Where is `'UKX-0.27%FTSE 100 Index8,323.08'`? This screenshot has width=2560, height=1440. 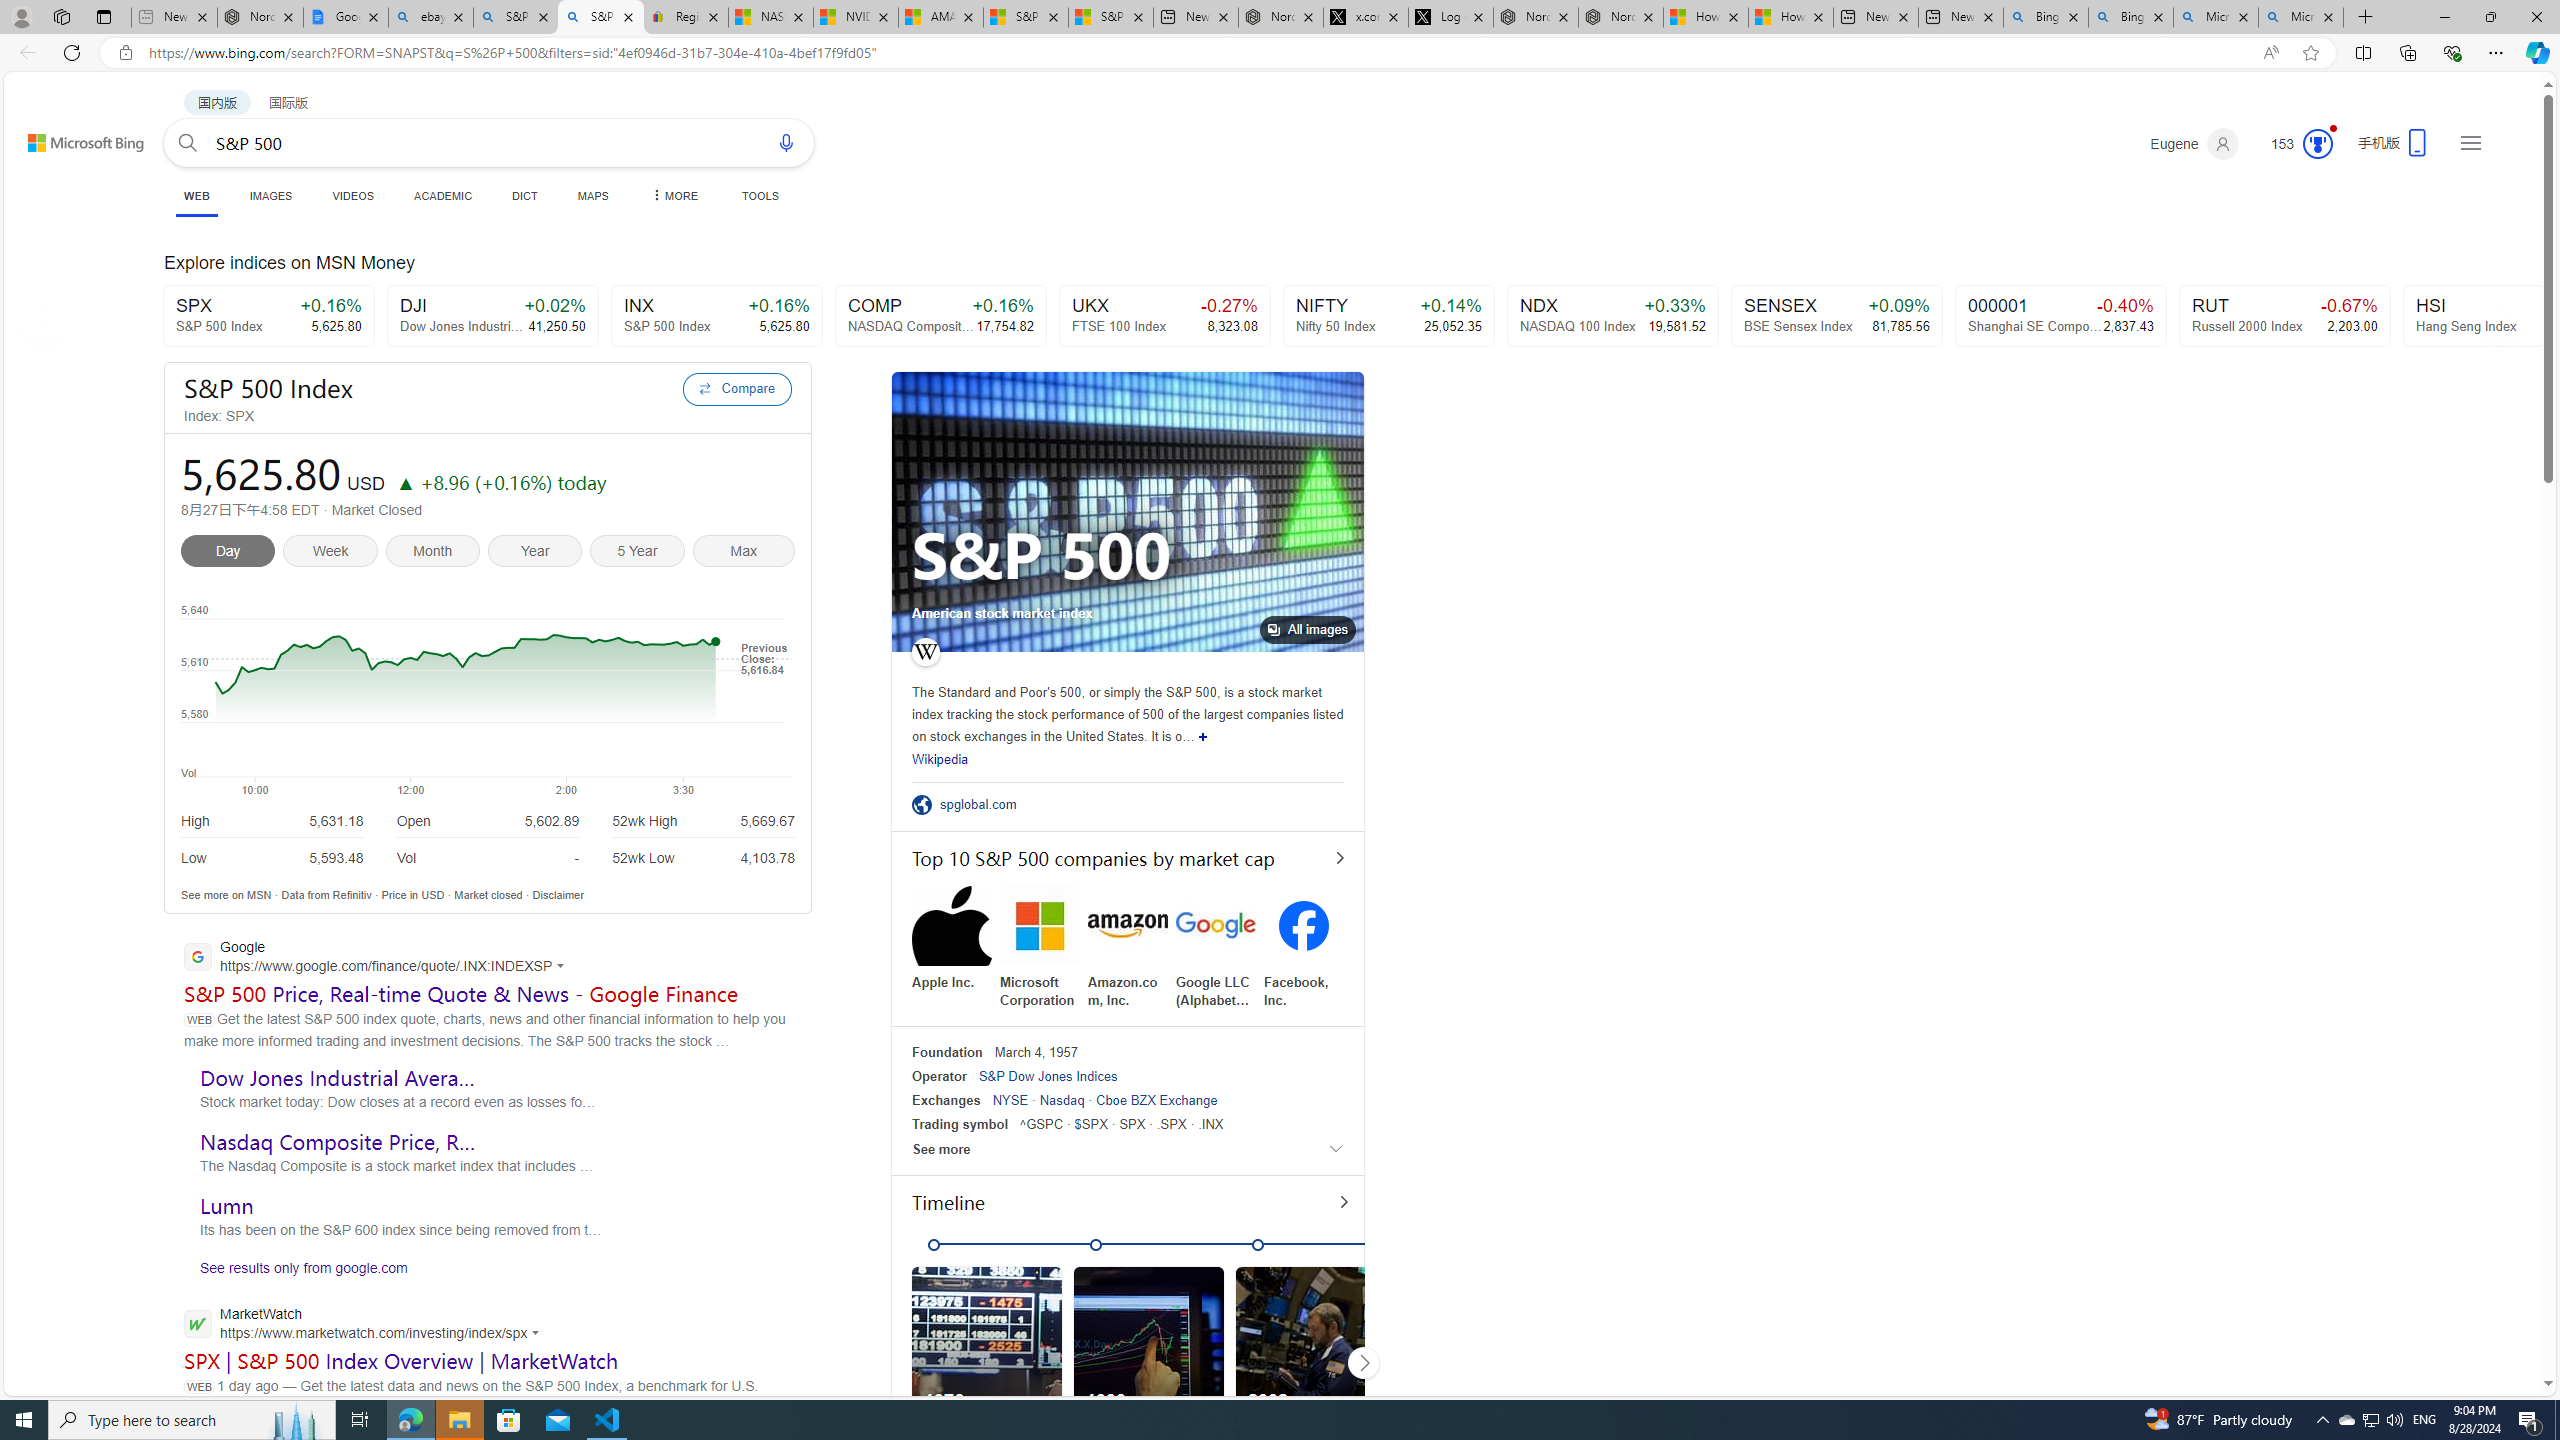
'UKX-0.27%FTSE 100 Index8,323.08' is located at coordinates (1163, 315).